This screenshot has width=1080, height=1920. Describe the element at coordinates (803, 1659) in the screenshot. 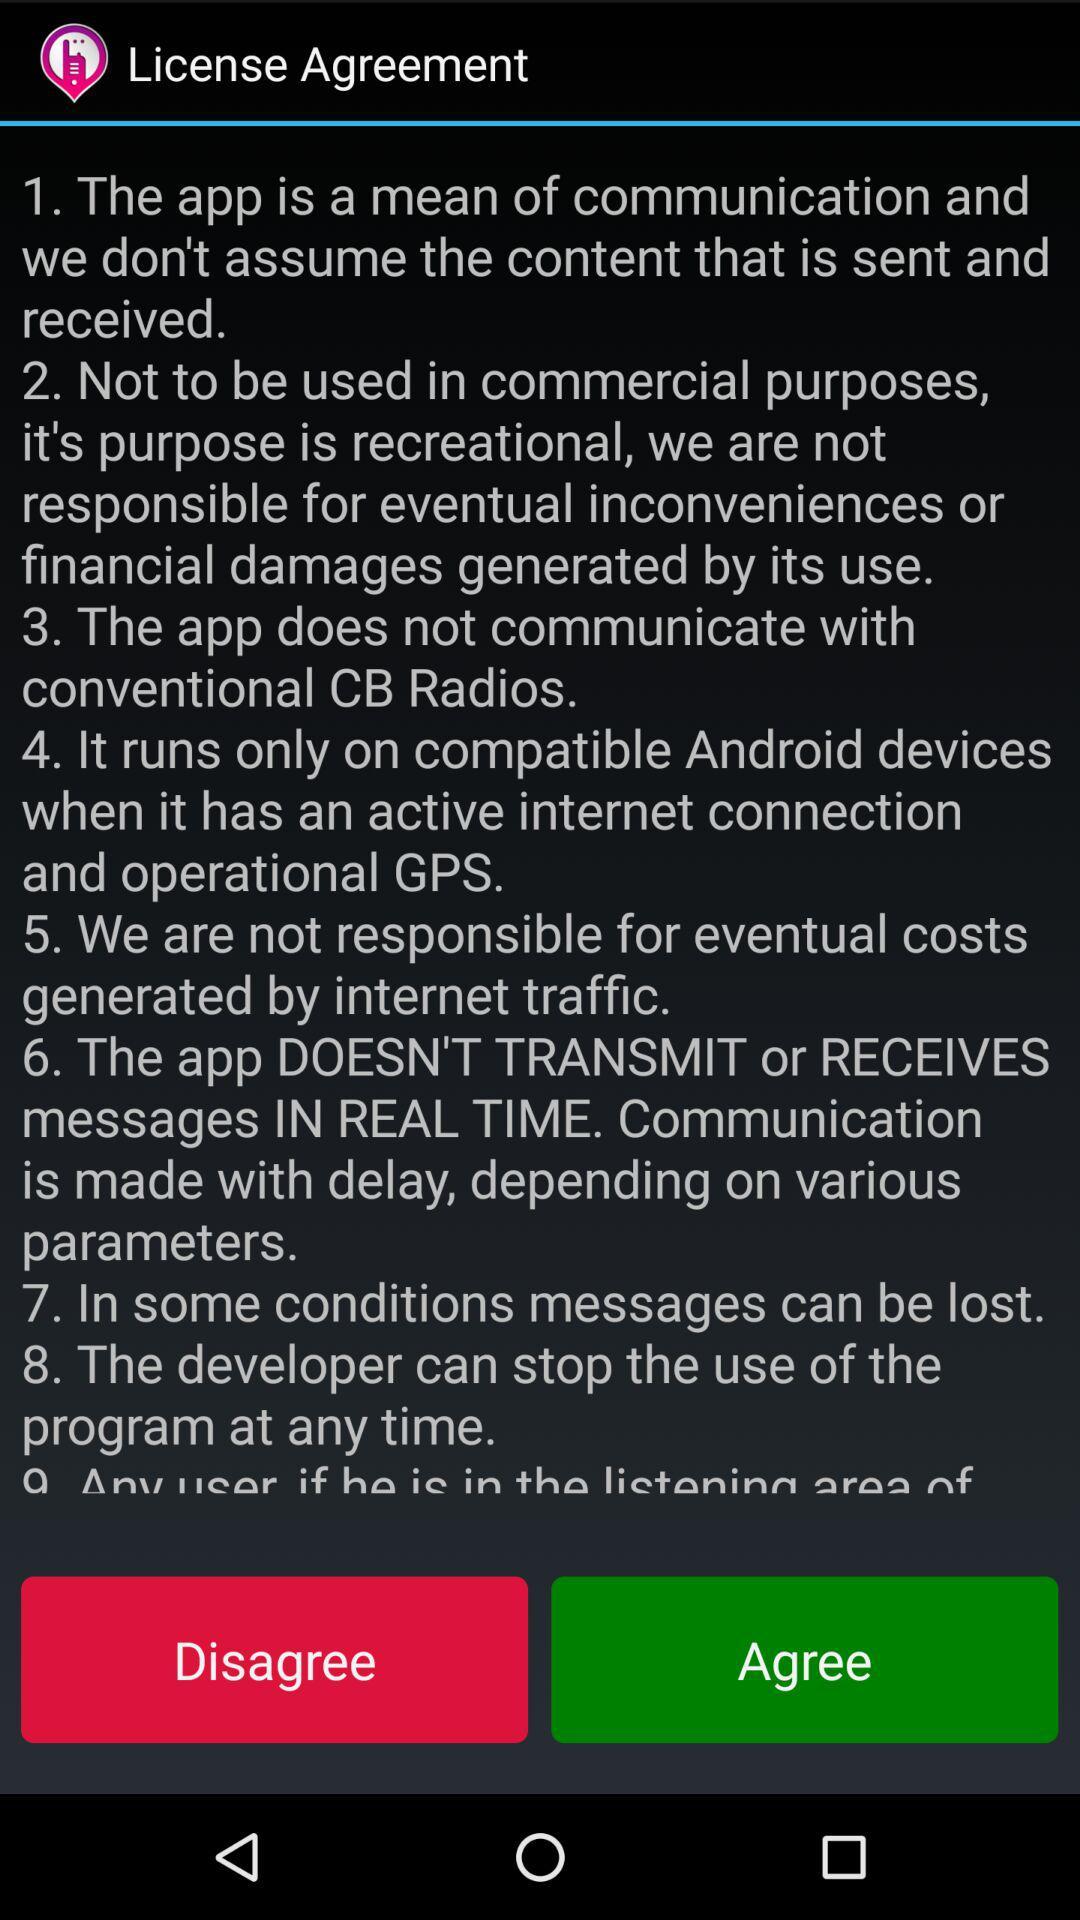

I see `the icon to the right of disagree button` at that location.